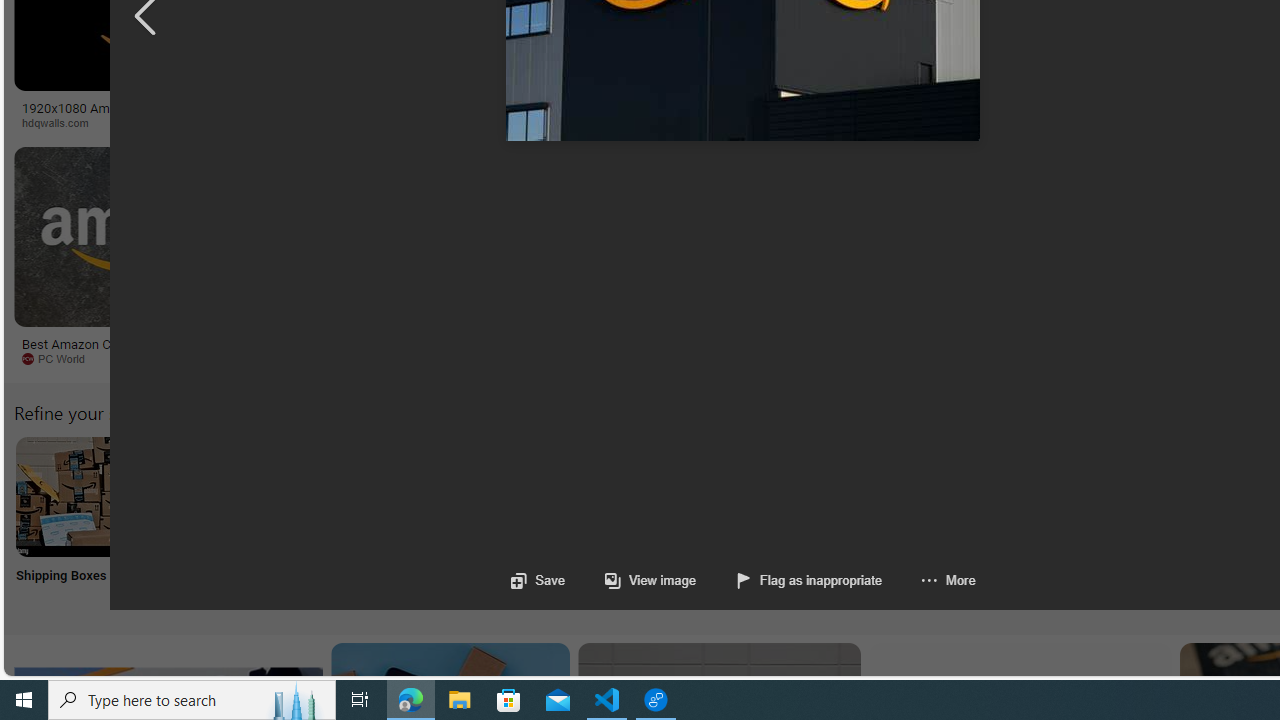 The image size is (1280, 720). What do you see at coordinates (629, 580) in the screenshot?
I see `'View image'` at bounding box center [629, 580].